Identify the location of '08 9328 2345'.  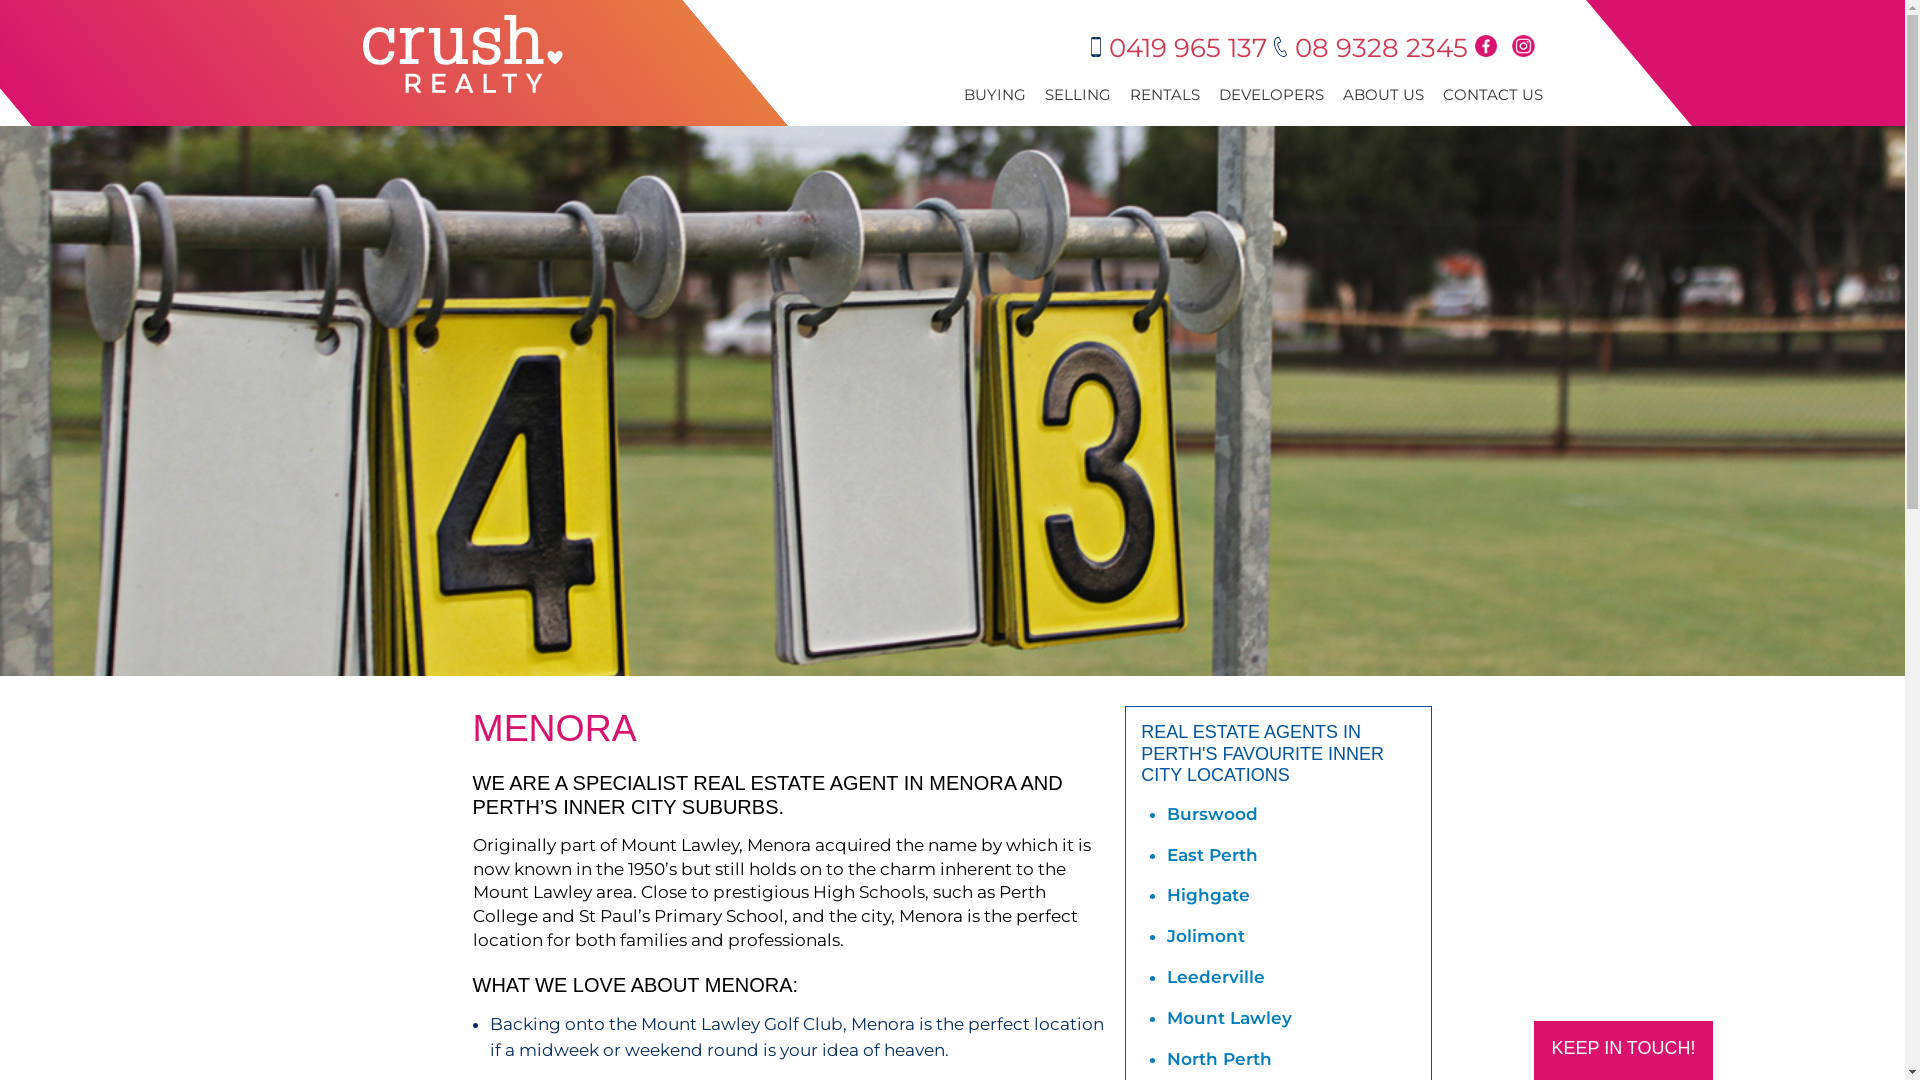
(1373, 46).